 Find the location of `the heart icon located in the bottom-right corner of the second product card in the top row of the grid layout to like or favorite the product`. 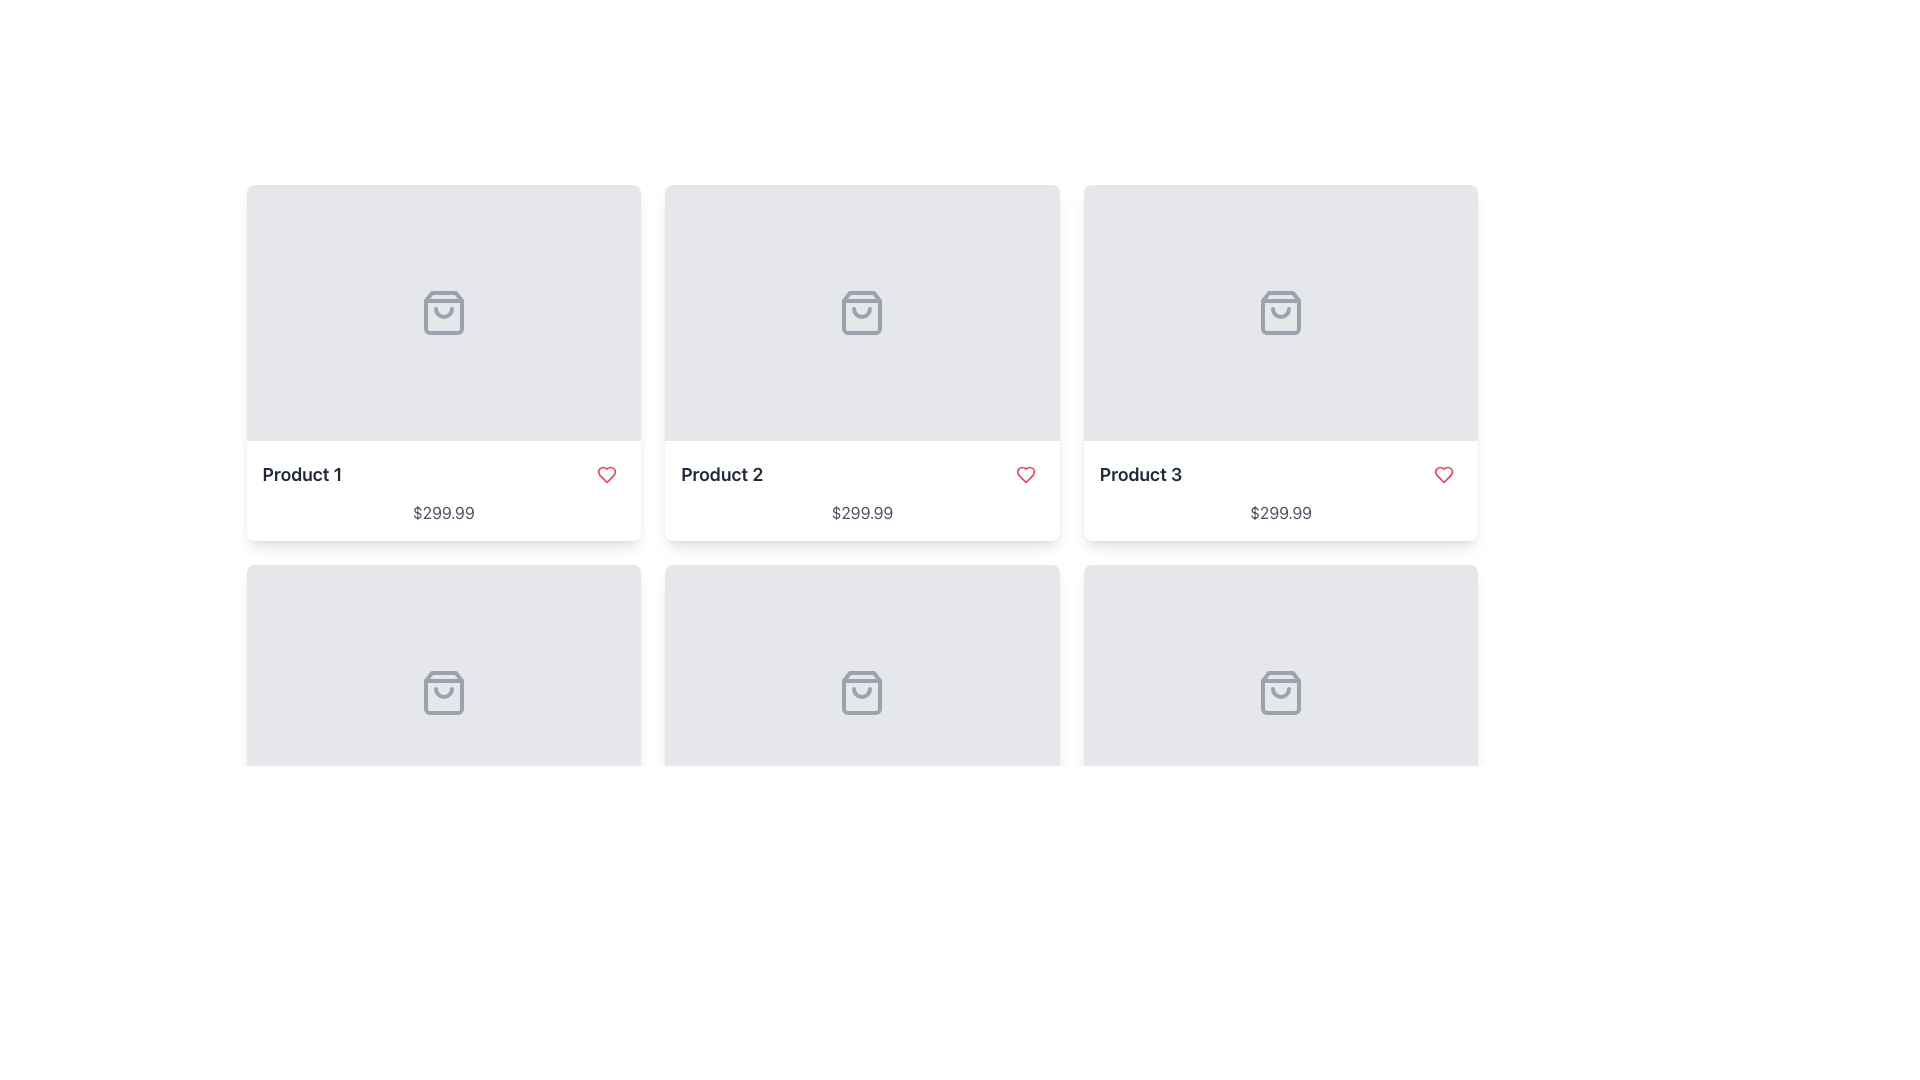

the heart icon located in the bottom-right corner of the second product card in the top row of the grid layout to like or favorite the product is located at coordinates (606, 474).